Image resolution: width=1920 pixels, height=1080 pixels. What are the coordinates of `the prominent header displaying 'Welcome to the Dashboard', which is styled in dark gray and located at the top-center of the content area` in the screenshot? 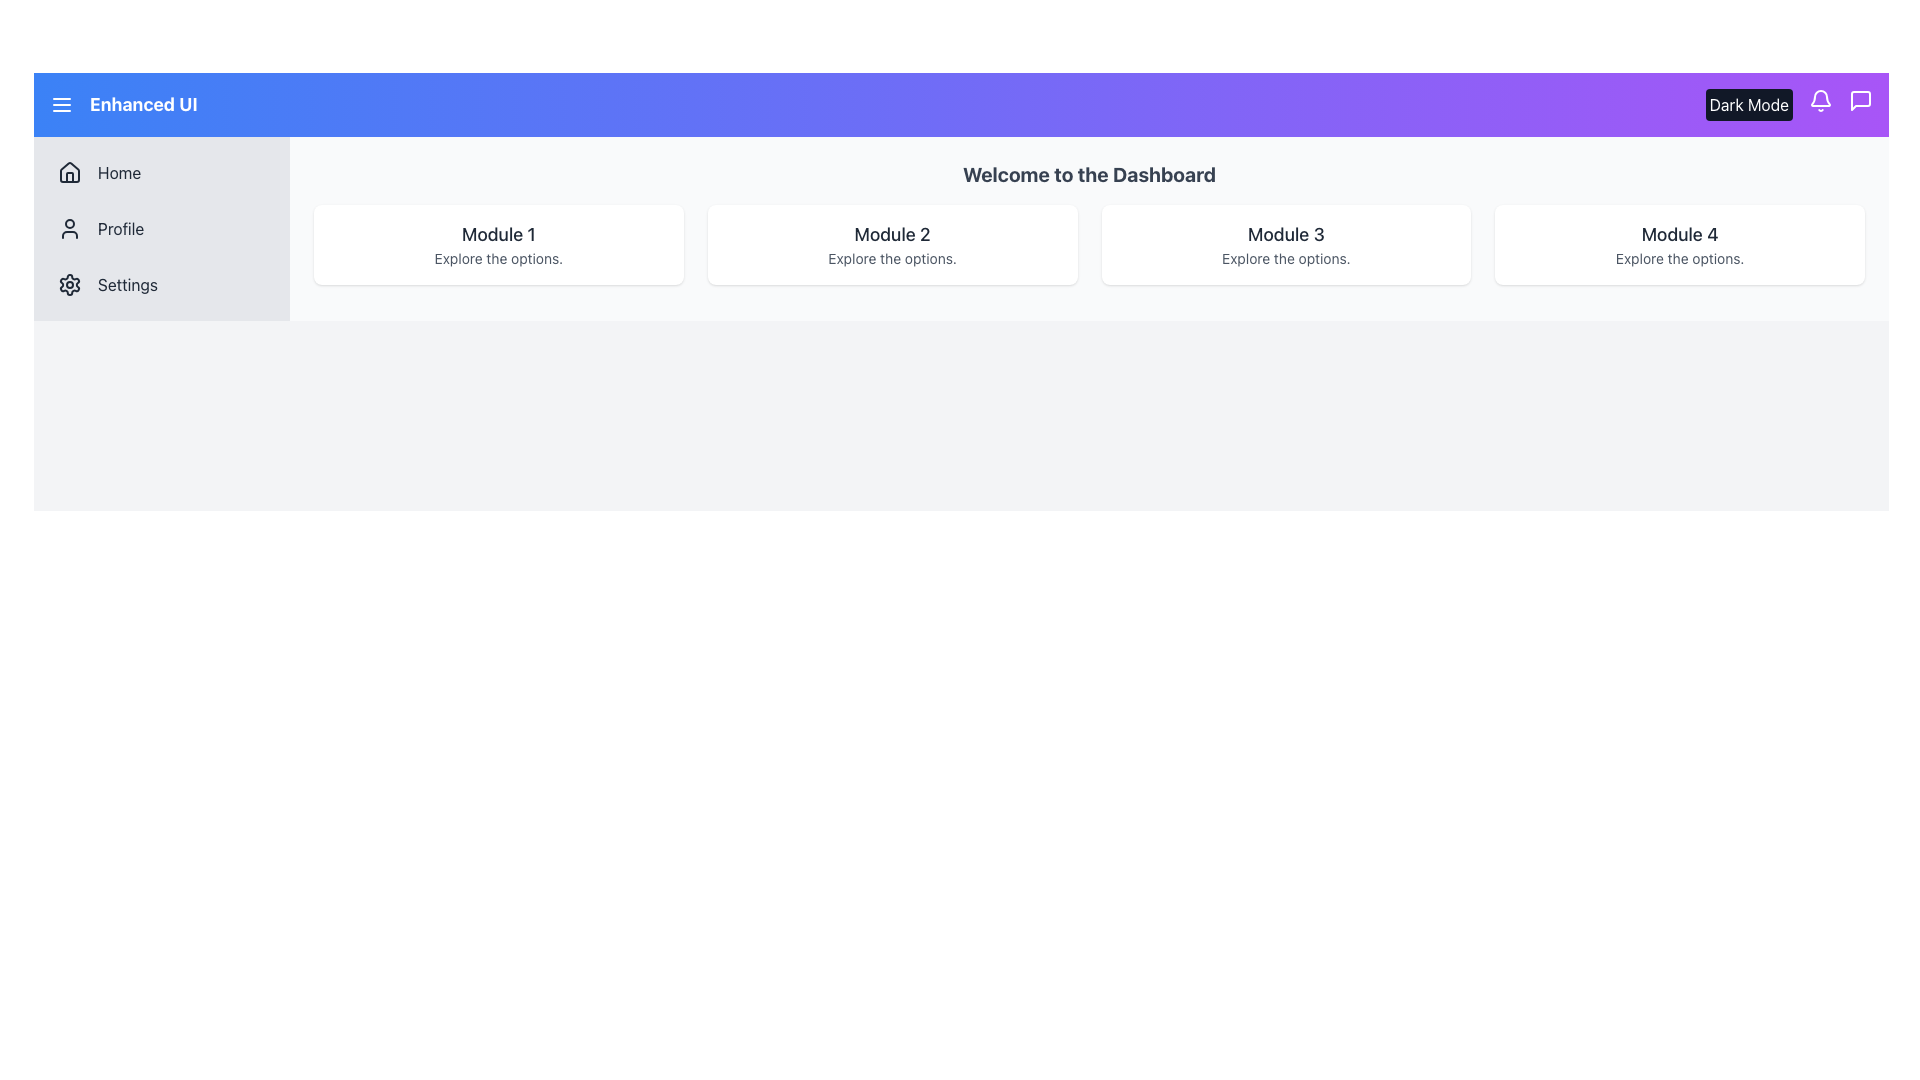 It's located at (1088, 173).